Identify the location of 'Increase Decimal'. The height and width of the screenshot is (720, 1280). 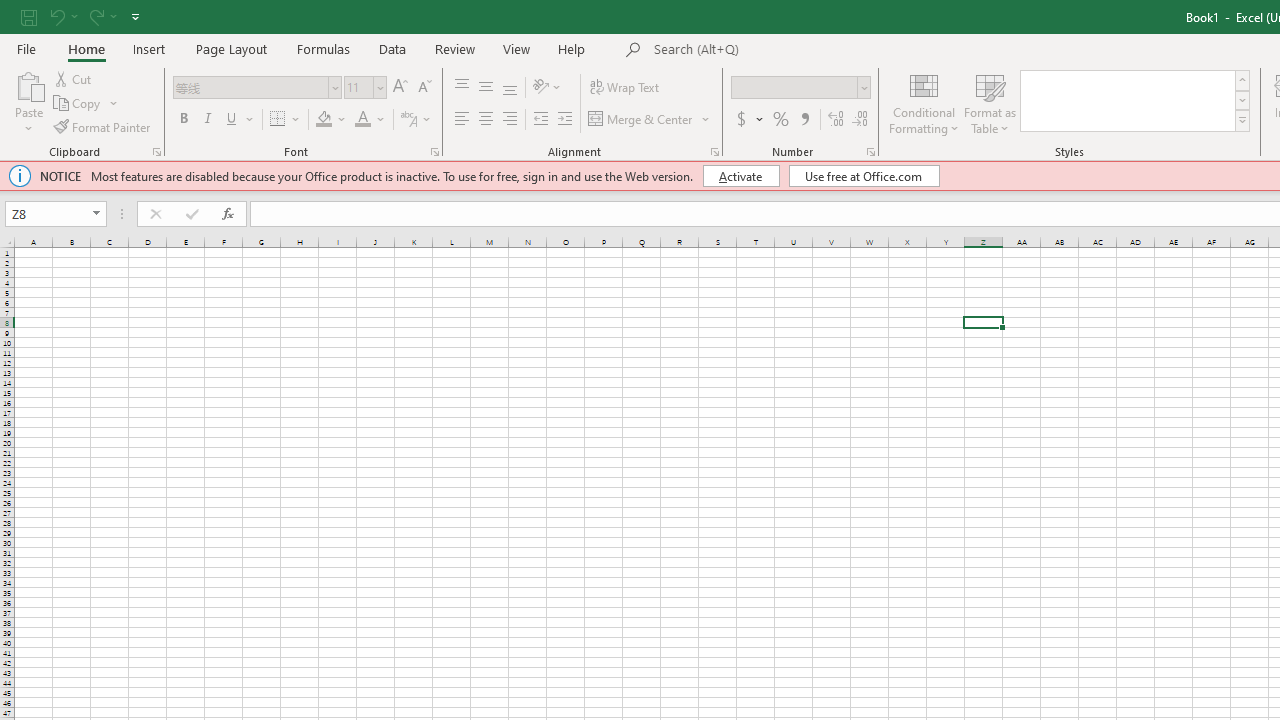
(836, 119).